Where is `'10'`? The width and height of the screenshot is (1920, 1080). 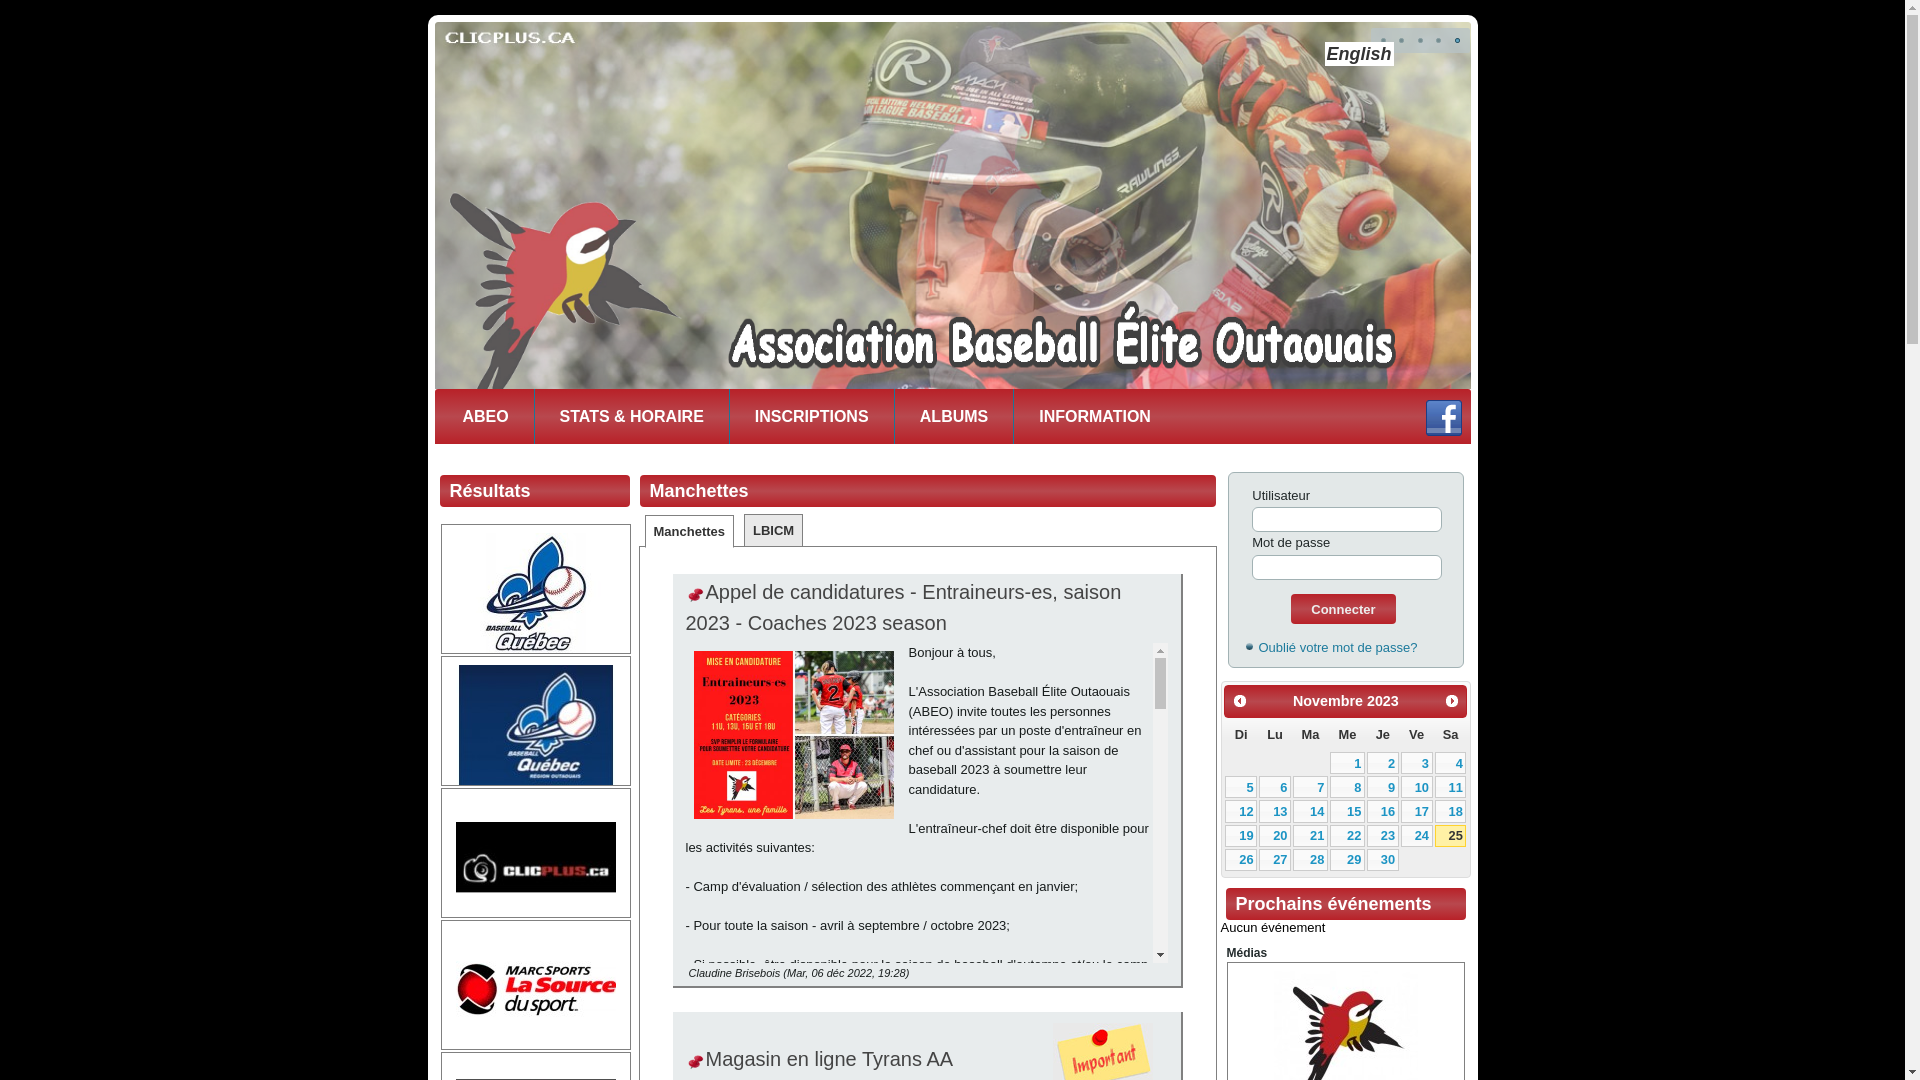
'10' is located at coordinates (1415, 785).